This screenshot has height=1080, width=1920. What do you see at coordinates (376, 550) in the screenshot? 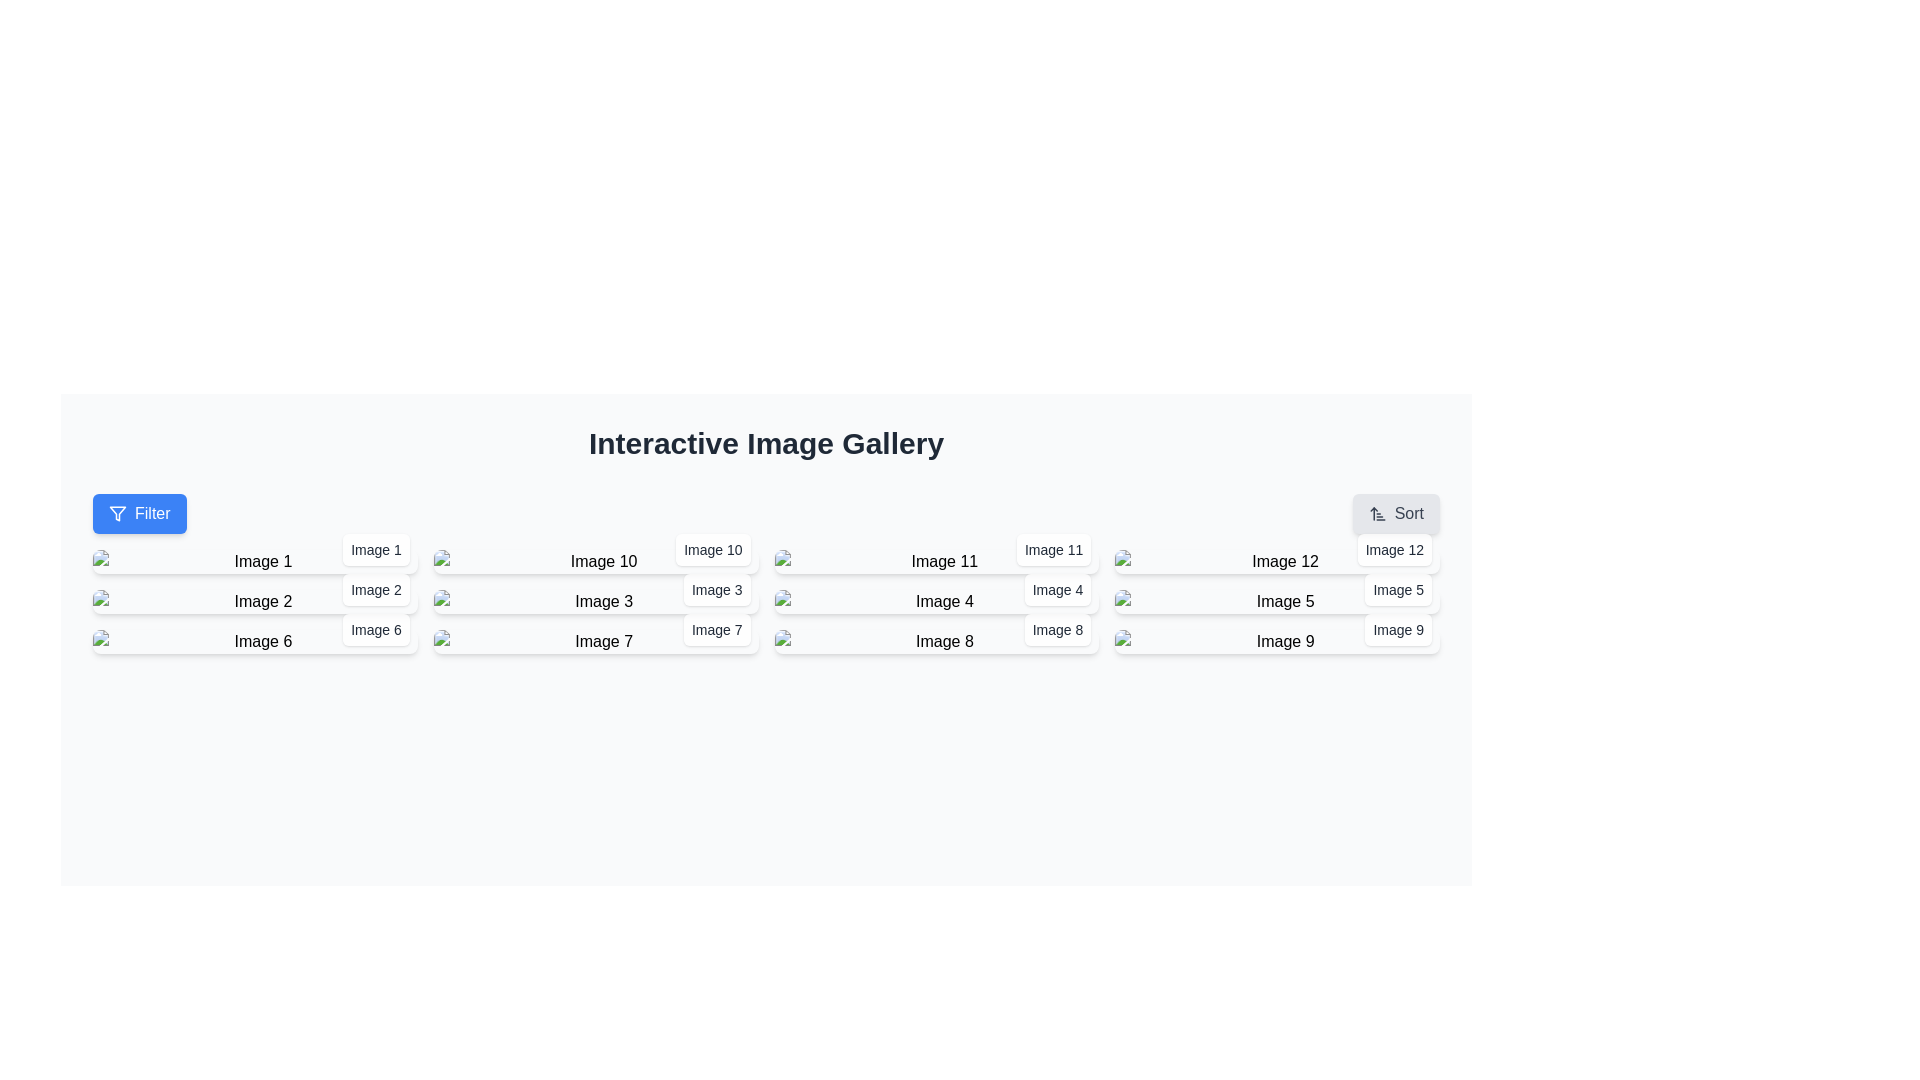
I see `the text label associated with the first image thumbnail in the top-left section of the interface, located at the bottom-right corner of the image card` at bounding box center [376, 550].